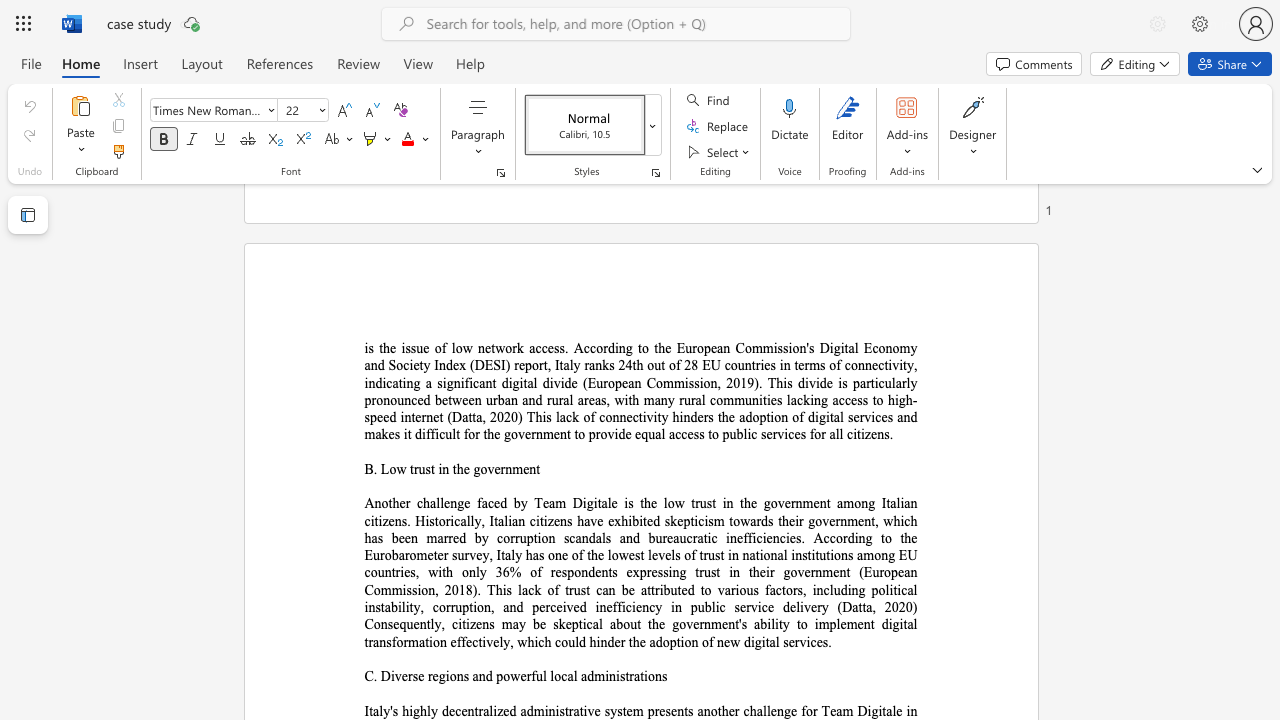 The height and width of the screenshot is (720, 1280). What do you see at coordinates (500, 469) in the screenshot?
I see `the subset text "rnm" within the text "B. Low trust in the government"` at bounding box center [500, 469].